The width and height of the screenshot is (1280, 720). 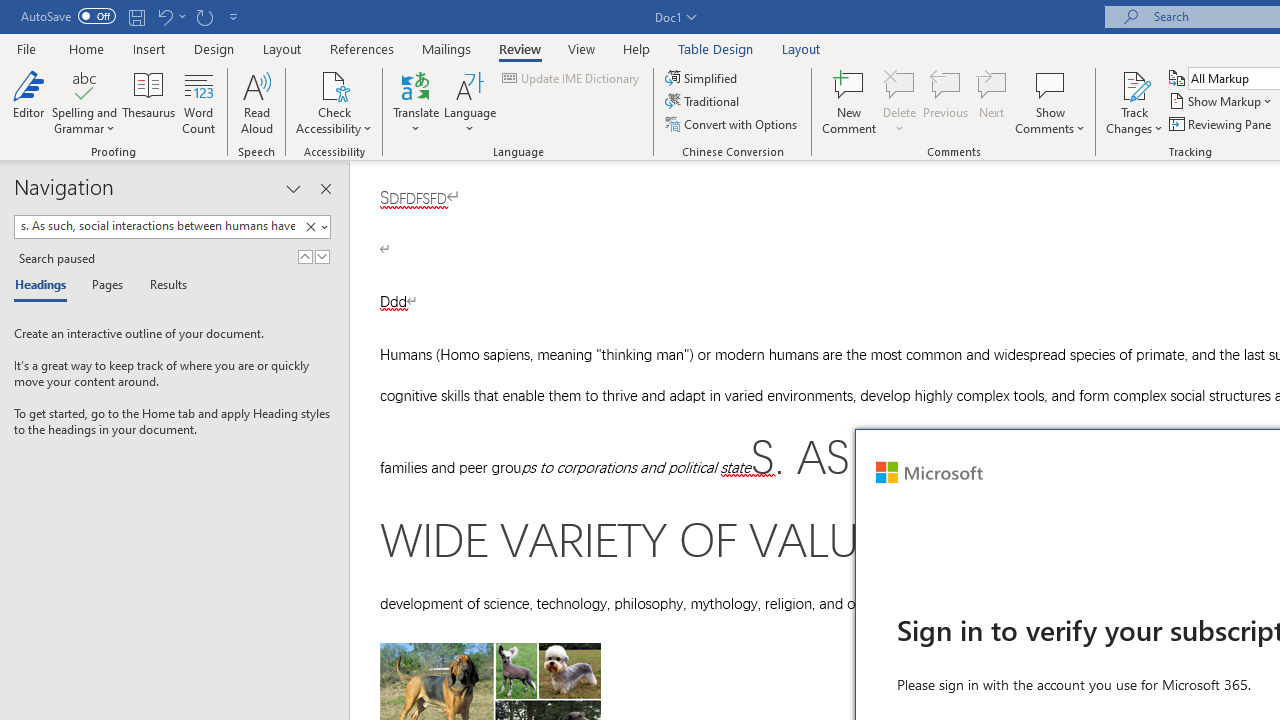 What do you see at coordinates (731, 124) in the screenshot?
I see `'Convert with Options...'` at bounding box center [731, 124].